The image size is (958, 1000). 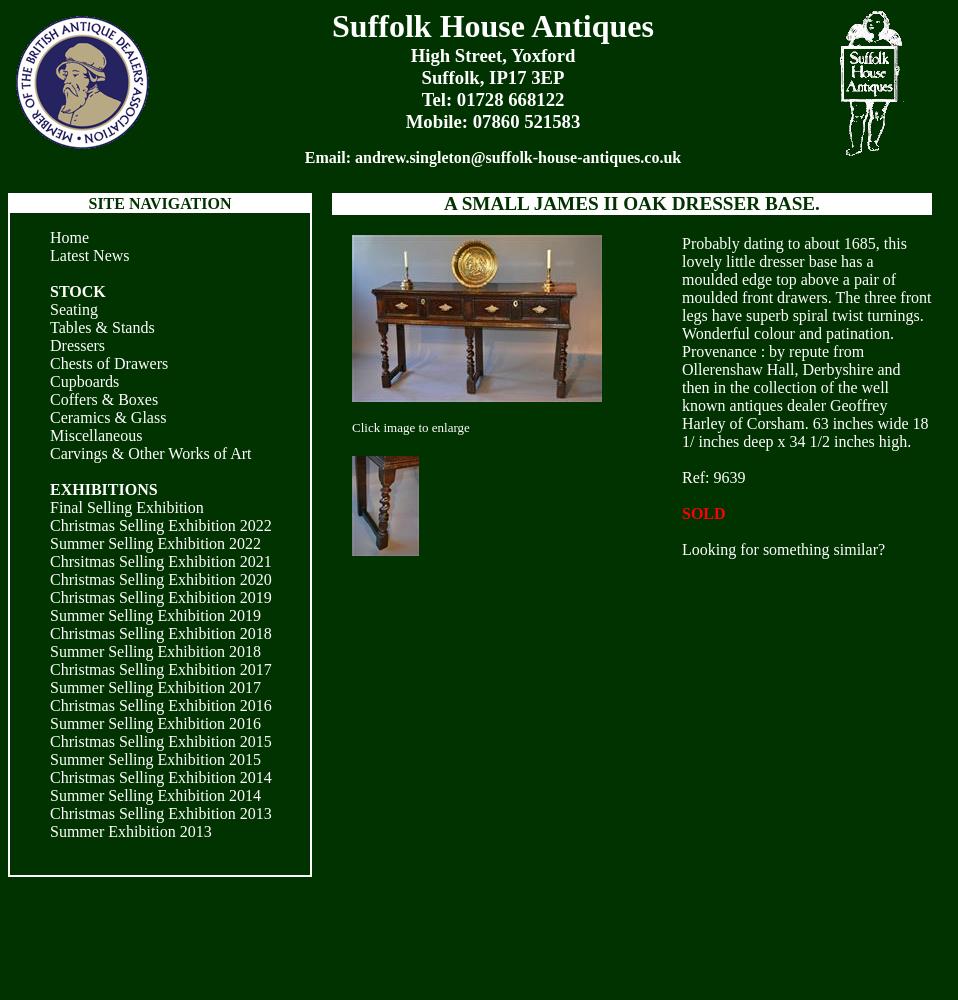 What do you see at coordinates (159, 669) in the screenshot?
I see `'Christmas Selling Exhibition 2017'` at bounding box center [159, 669].